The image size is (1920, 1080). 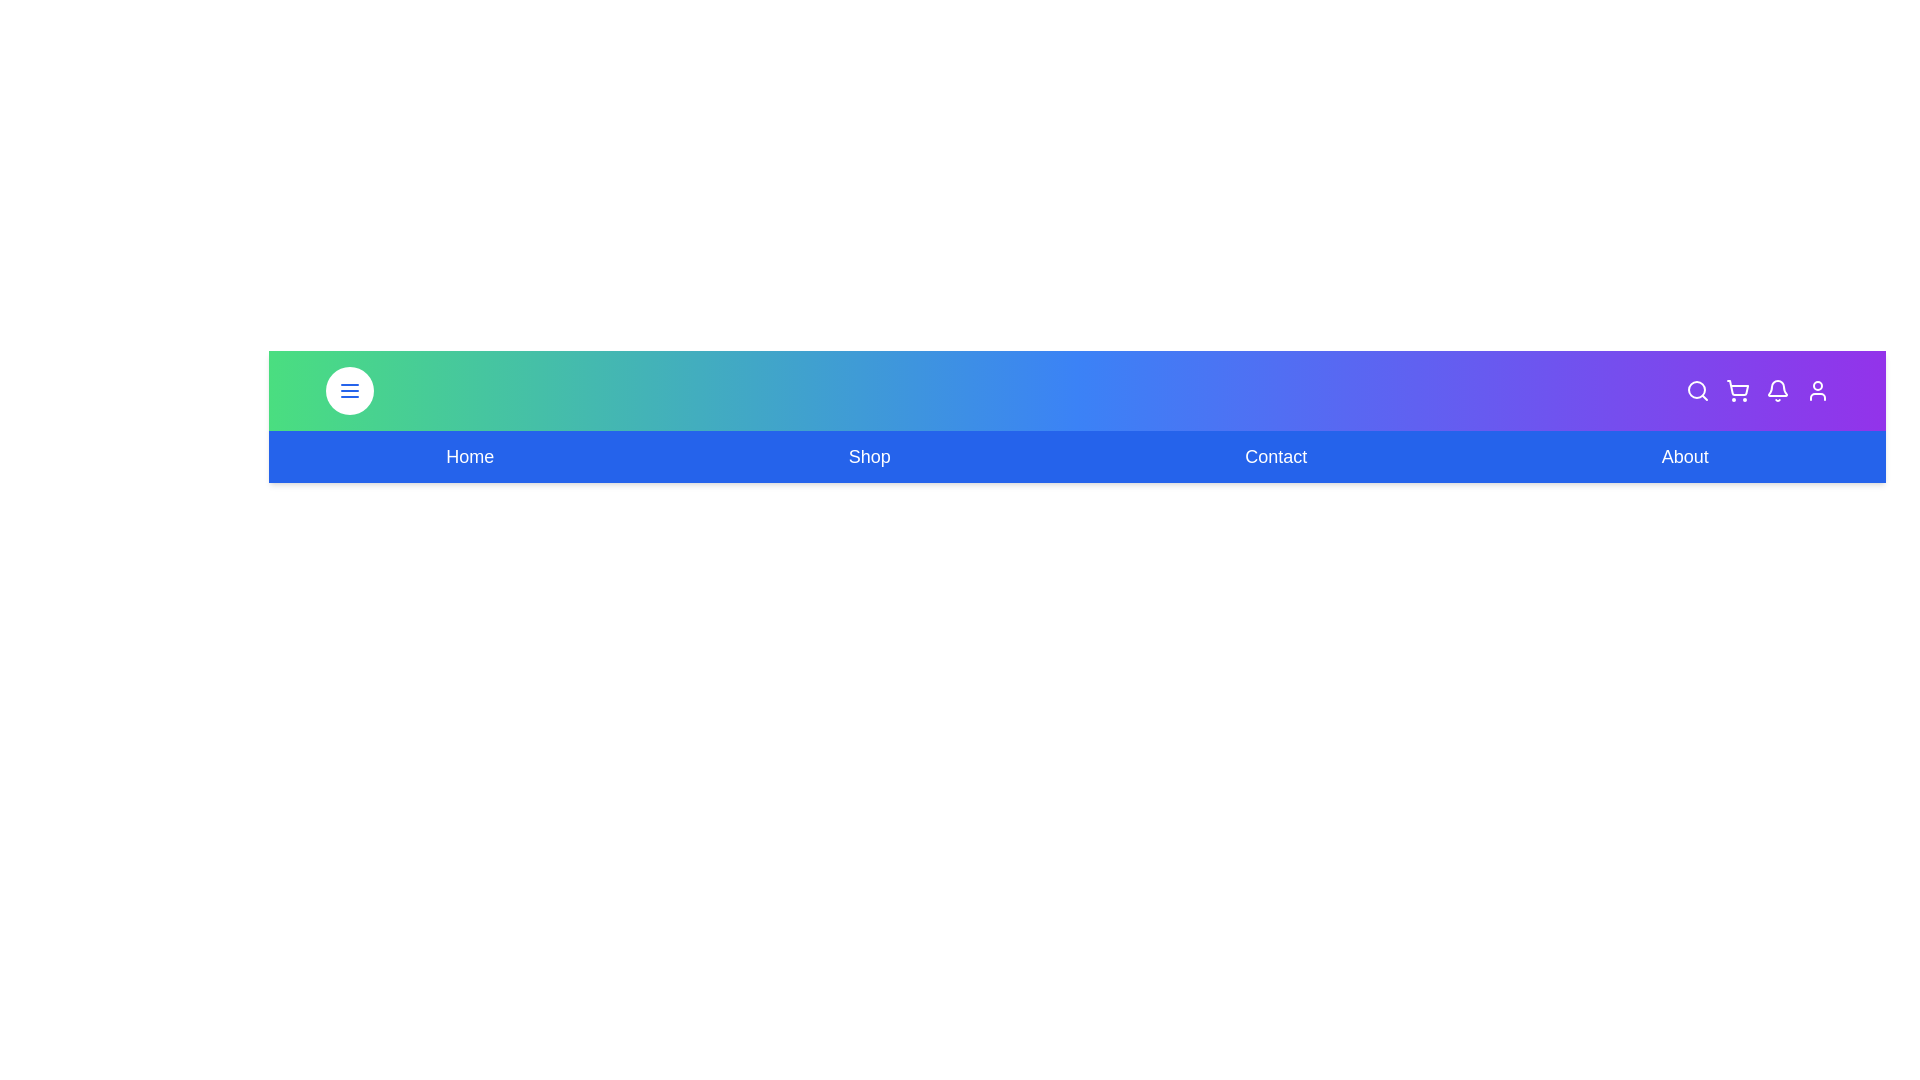 I want to click on the navigation link for Contact, so click(x=1275, y=456).